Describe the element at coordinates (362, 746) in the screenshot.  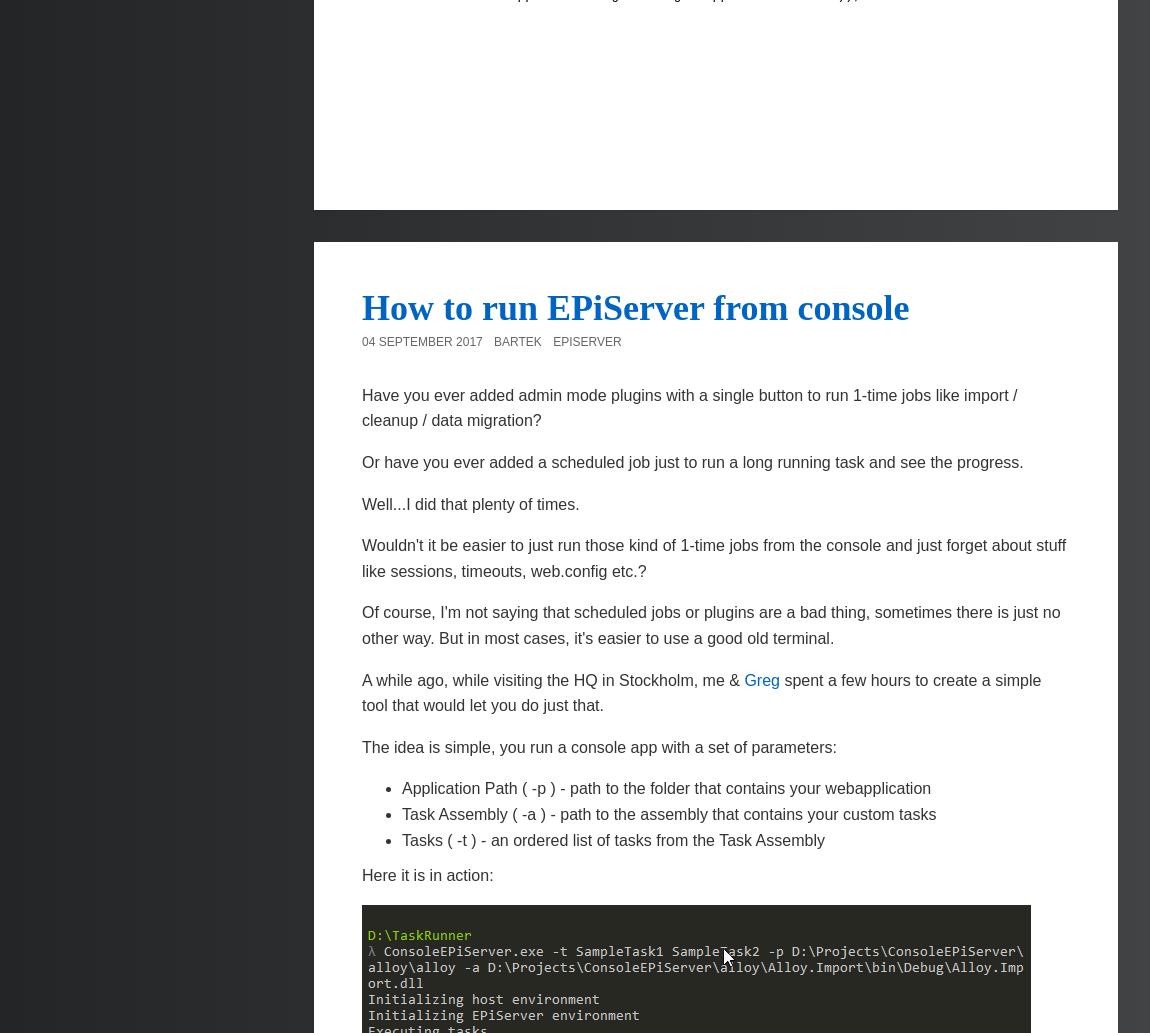
I see `'The idea is simple, you run a console app with a set of parameters:'` at that location.